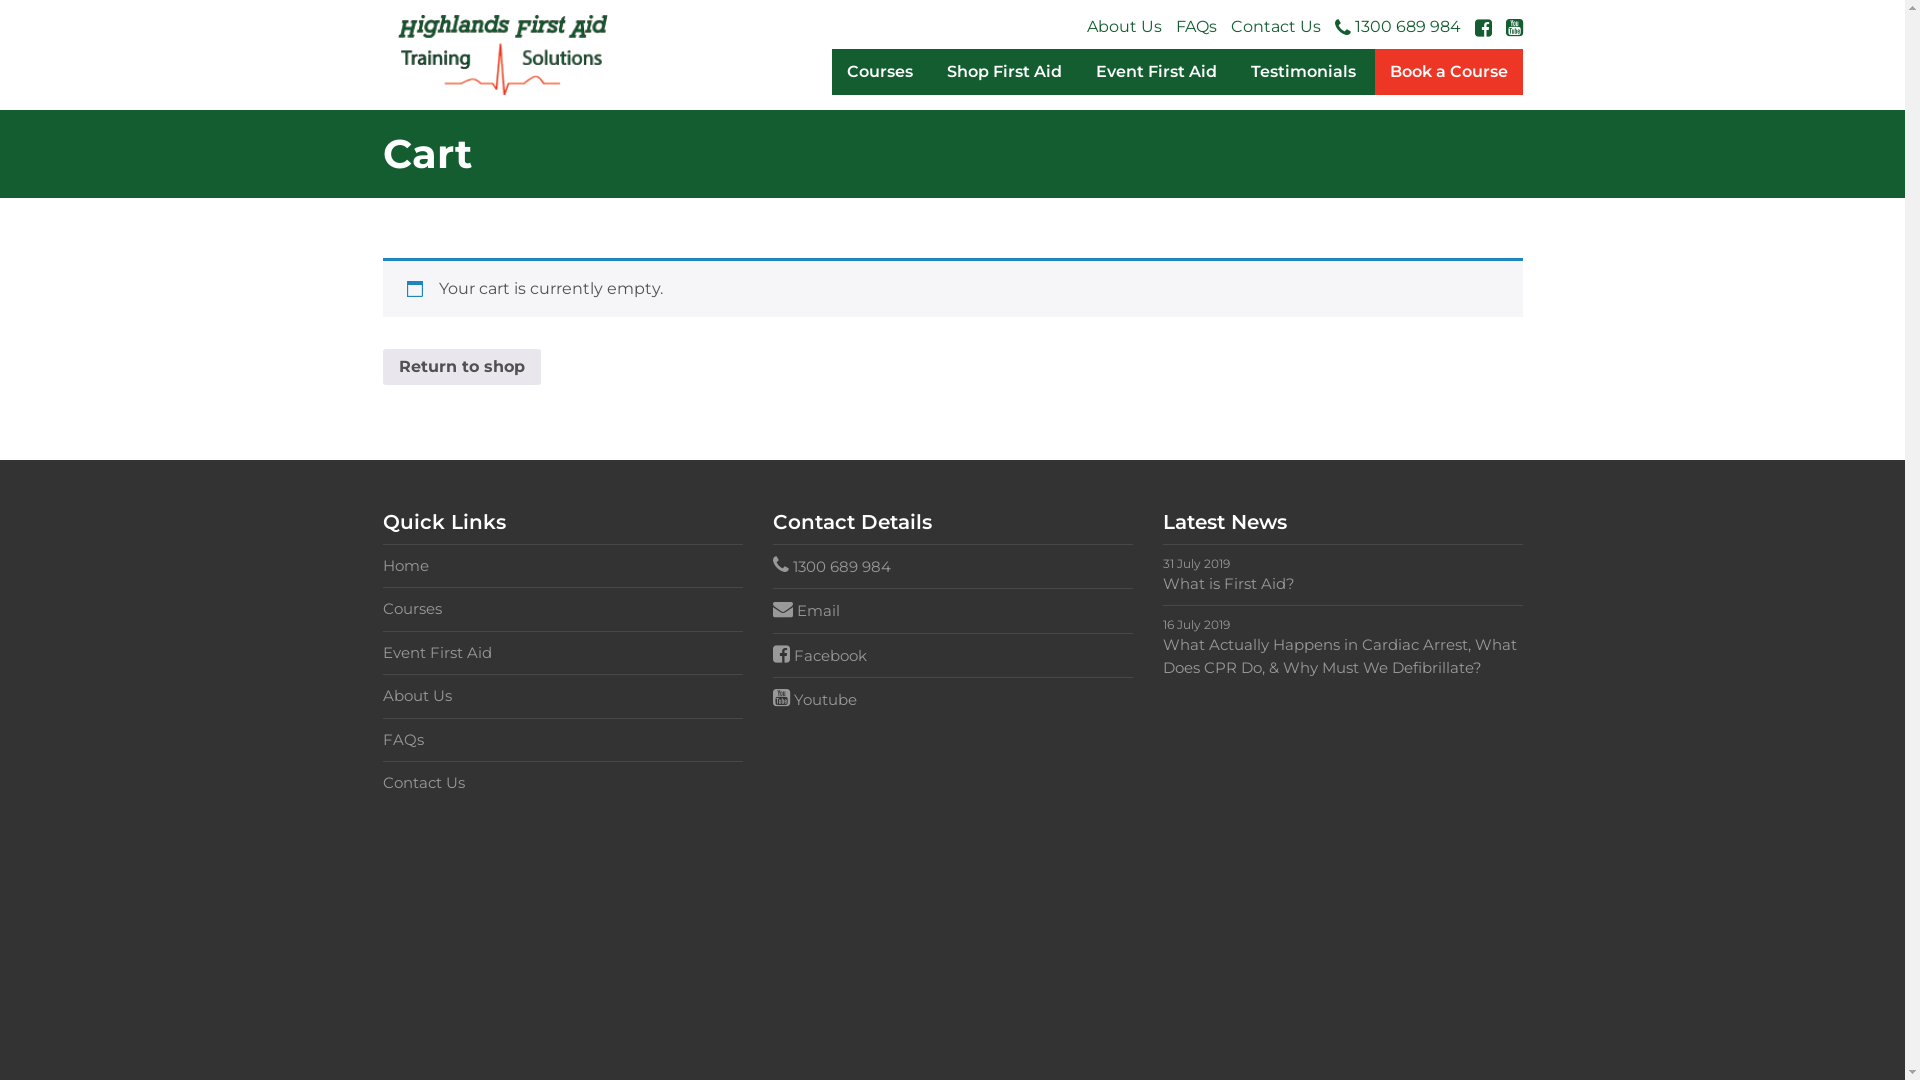 The width and height of the screenshot is (1920, 1080). I want to click on '1300 689 984', so click(1334, 27).